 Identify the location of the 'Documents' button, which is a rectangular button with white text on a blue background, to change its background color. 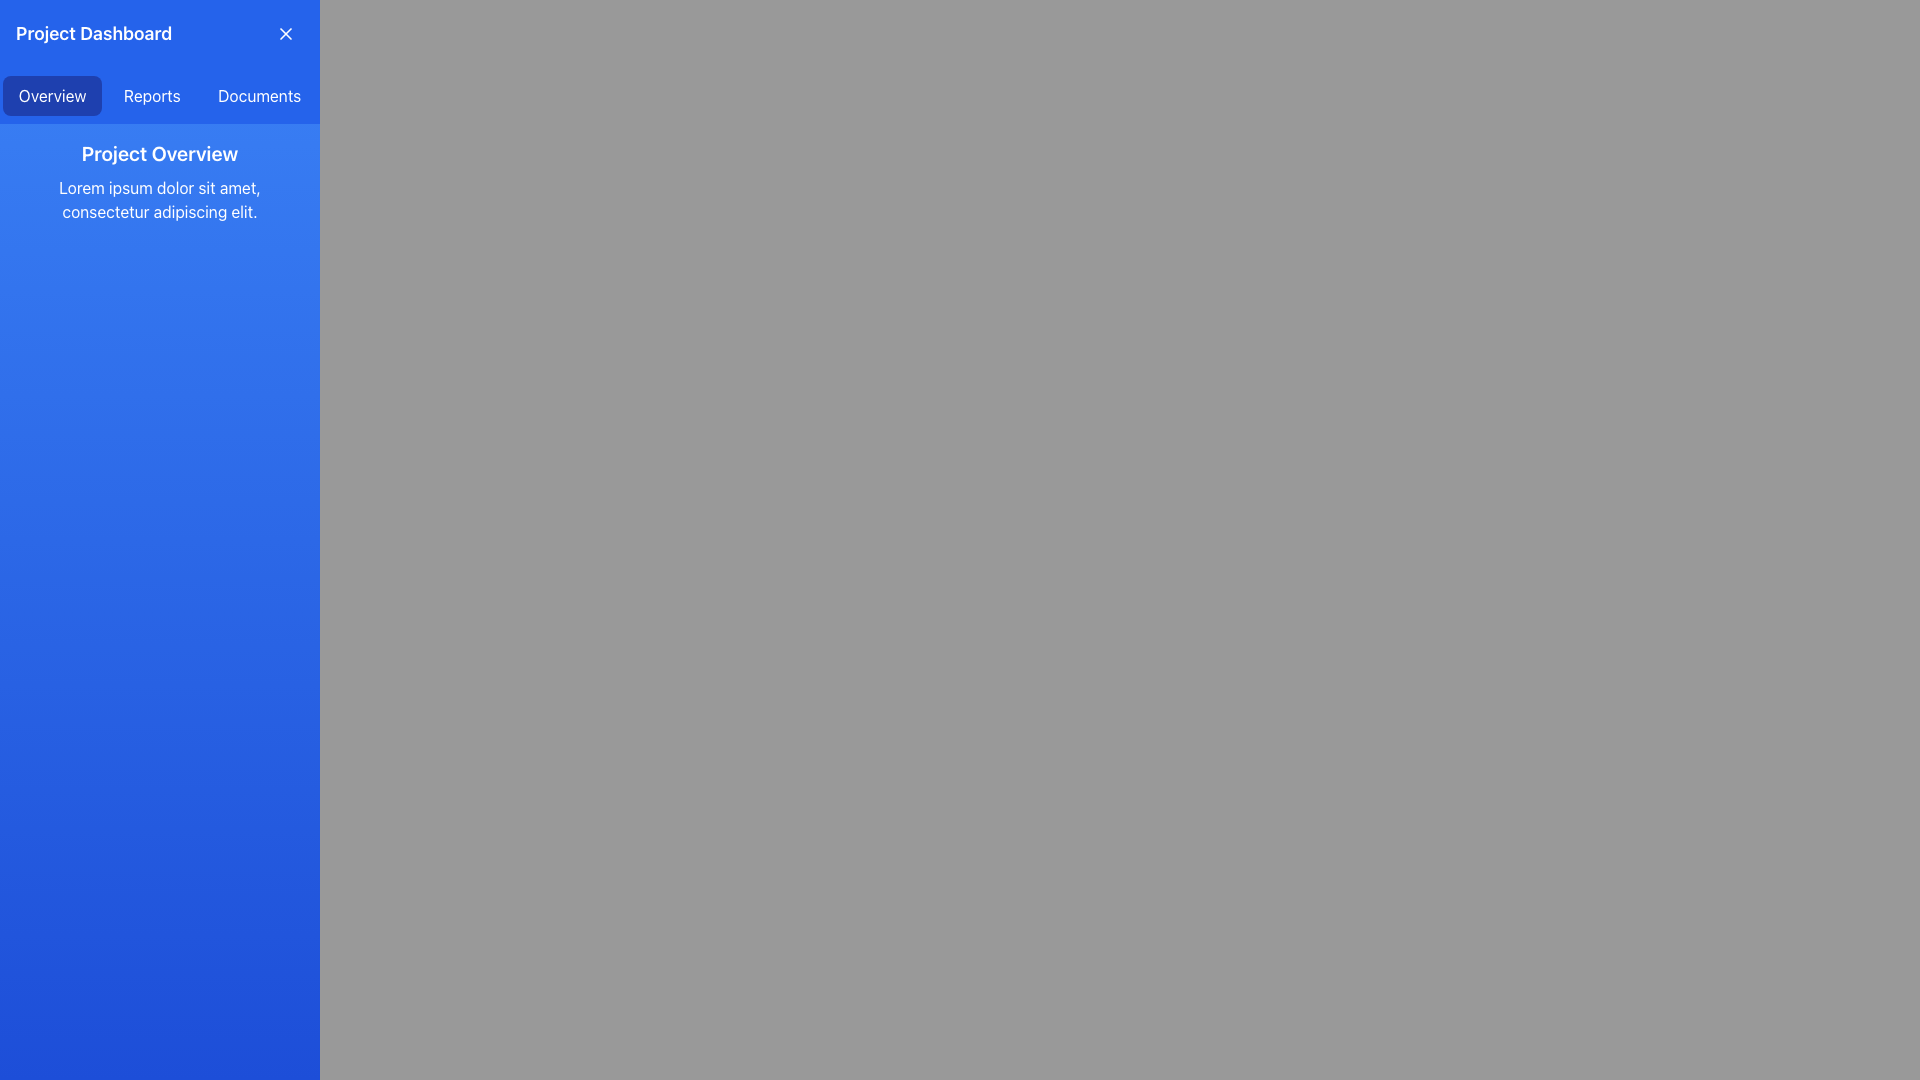
(258, 96).